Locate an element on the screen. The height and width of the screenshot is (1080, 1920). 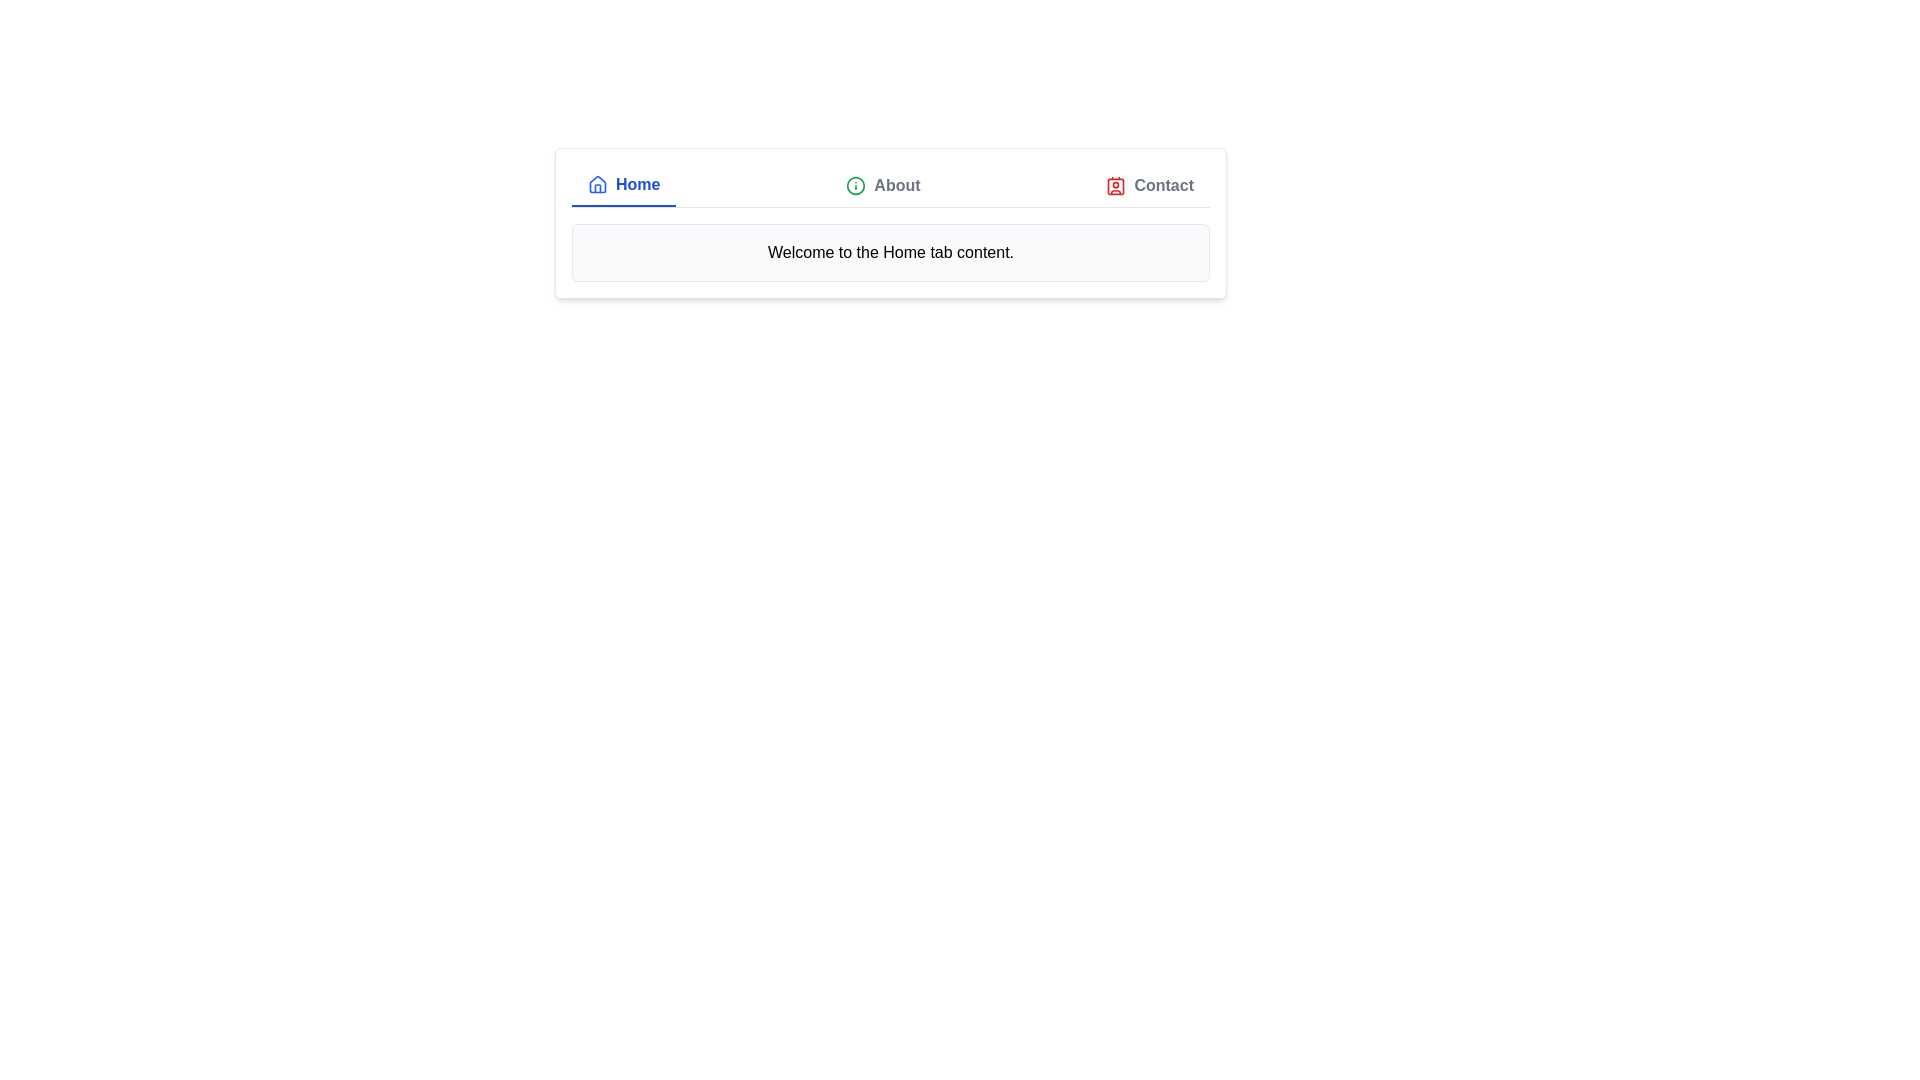
the 'Contact' text label within the navigation button located in the upper-right corner of the interface is located at coordinates (1164, 185).